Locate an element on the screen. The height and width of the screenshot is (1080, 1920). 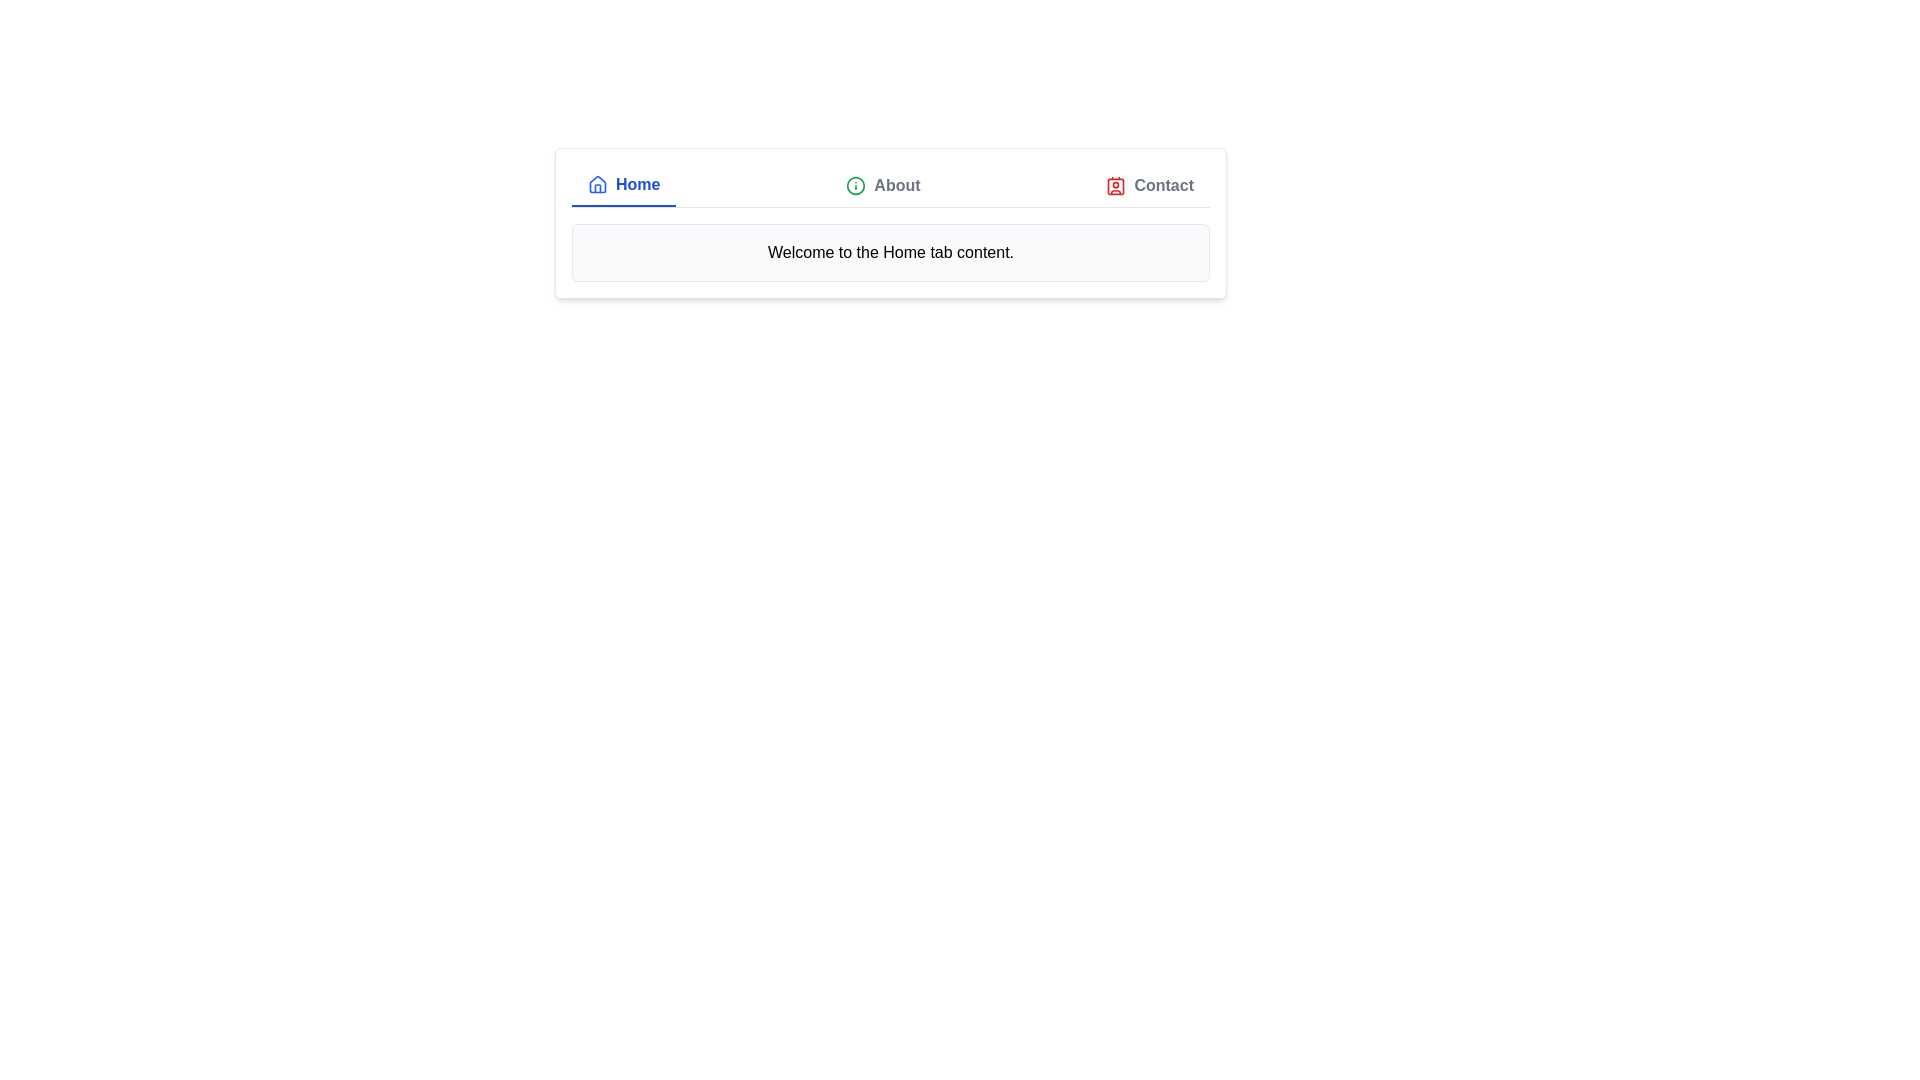
the 'Contact' text label within the navigation button located in the upper-right corner of the interface is located at coordinates (1164, 185).